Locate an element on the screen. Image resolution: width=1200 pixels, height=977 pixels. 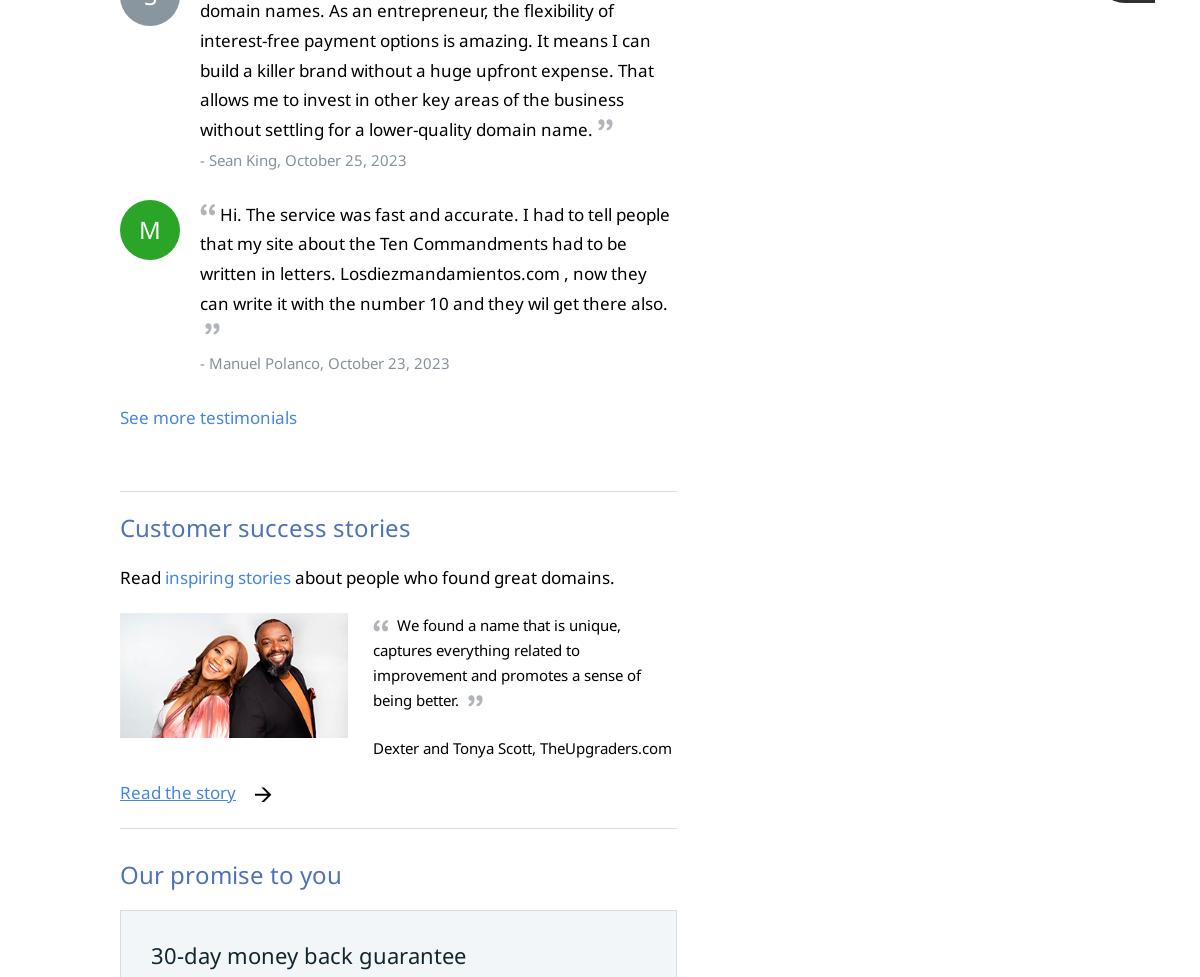
'- Sean King, October 25, 2023' is located at coordinates (303, 158).